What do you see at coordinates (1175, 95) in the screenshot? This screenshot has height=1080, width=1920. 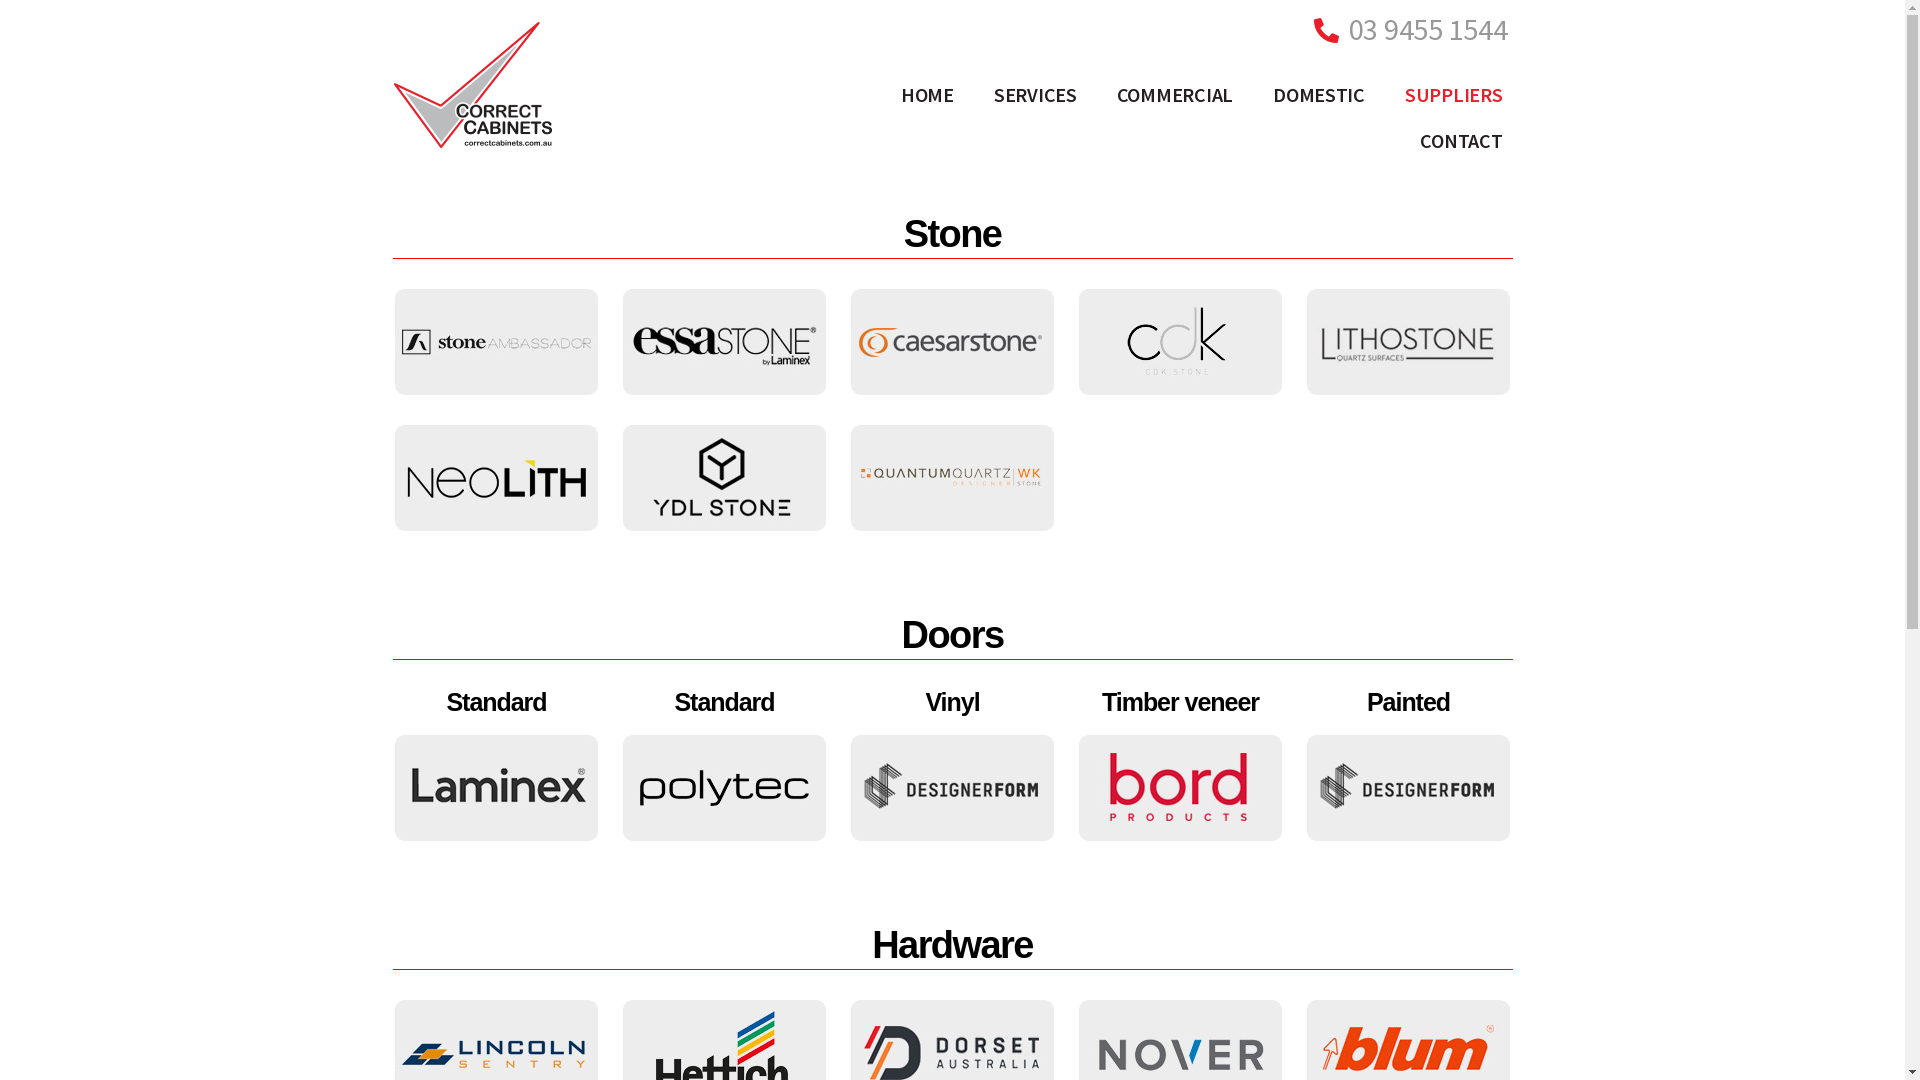 I see `'COMMERCIAL'` at bounding box center [1175, 95].